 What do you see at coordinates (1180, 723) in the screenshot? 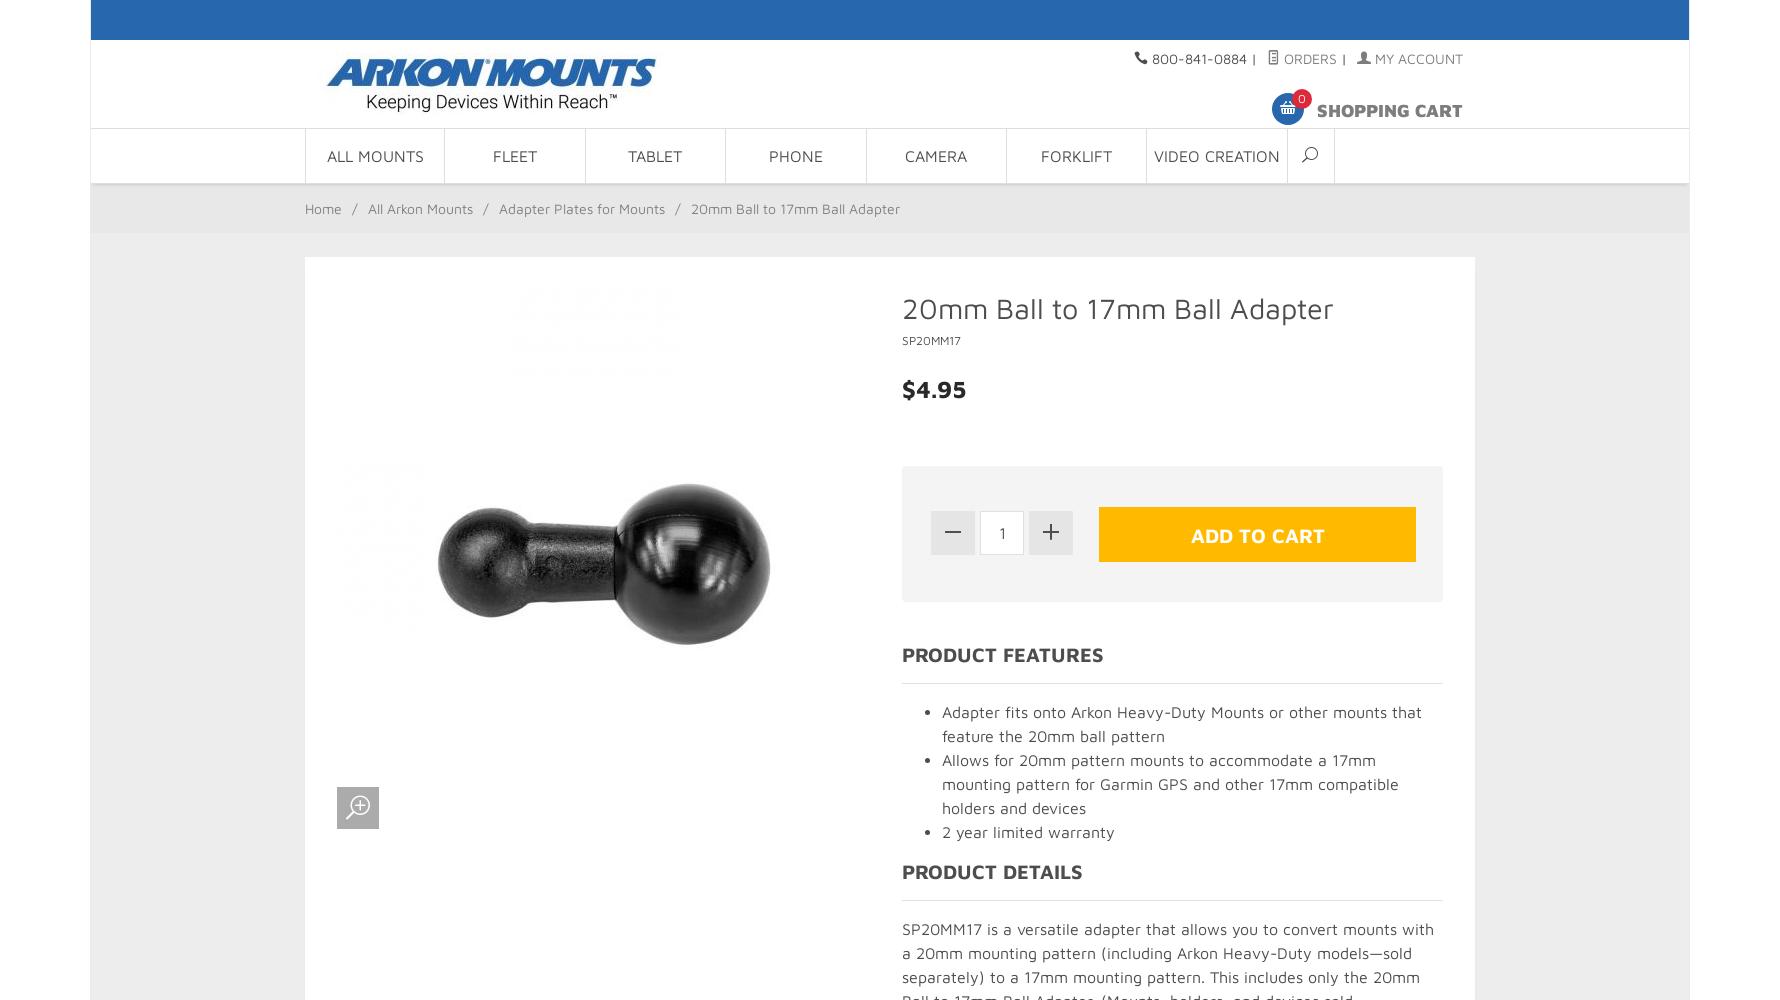
I see `'Adapter fits onto Arkon Heavy-Duty Mounts or other mounts that feature the 20mm ball pattern'` at bounding box center [1180, 723].